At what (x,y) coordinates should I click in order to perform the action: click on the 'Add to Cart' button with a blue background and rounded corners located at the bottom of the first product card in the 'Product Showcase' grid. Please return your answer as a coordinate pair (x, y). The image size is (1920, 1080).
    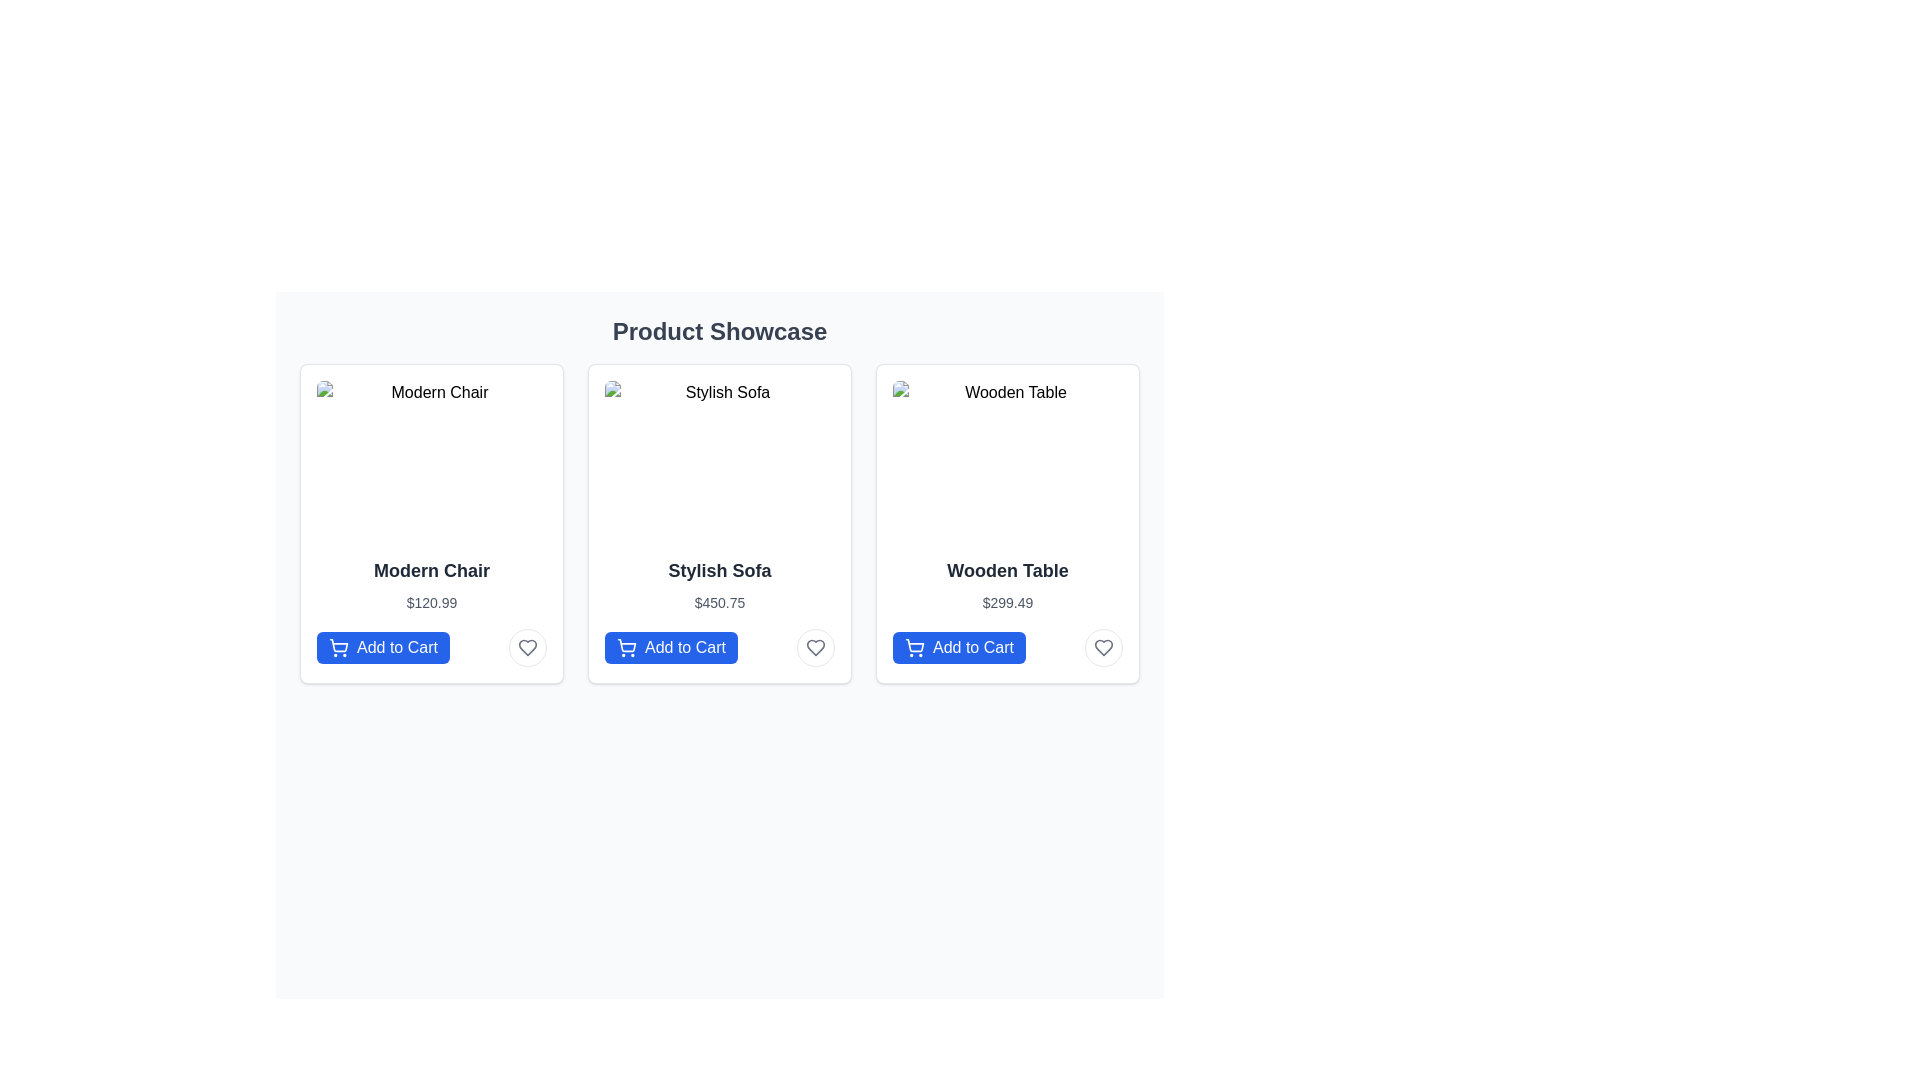
    Looking at the image, I should click on (383, 648).